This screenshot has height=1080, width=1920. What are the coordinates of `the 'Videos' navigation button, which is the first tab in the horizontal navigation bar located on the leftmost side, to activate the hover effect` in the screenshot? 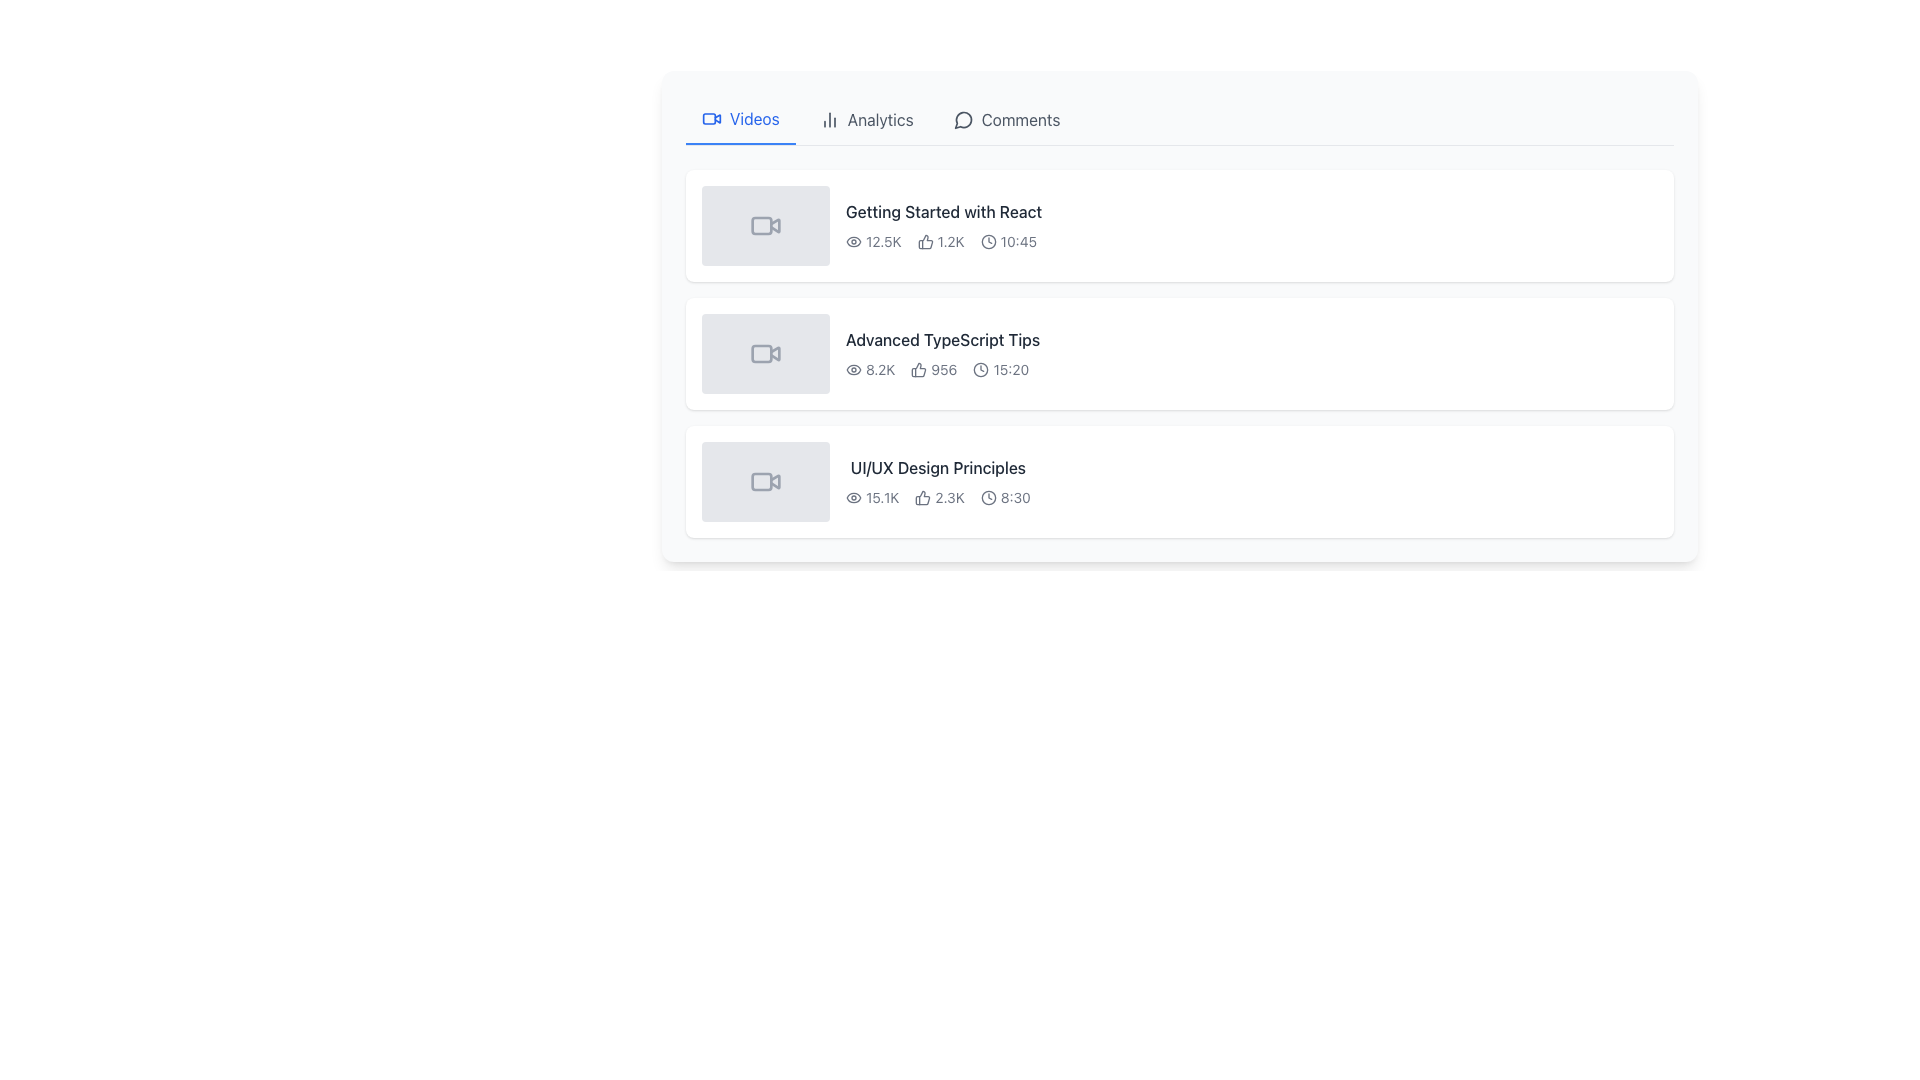 It's located at (739, 119).